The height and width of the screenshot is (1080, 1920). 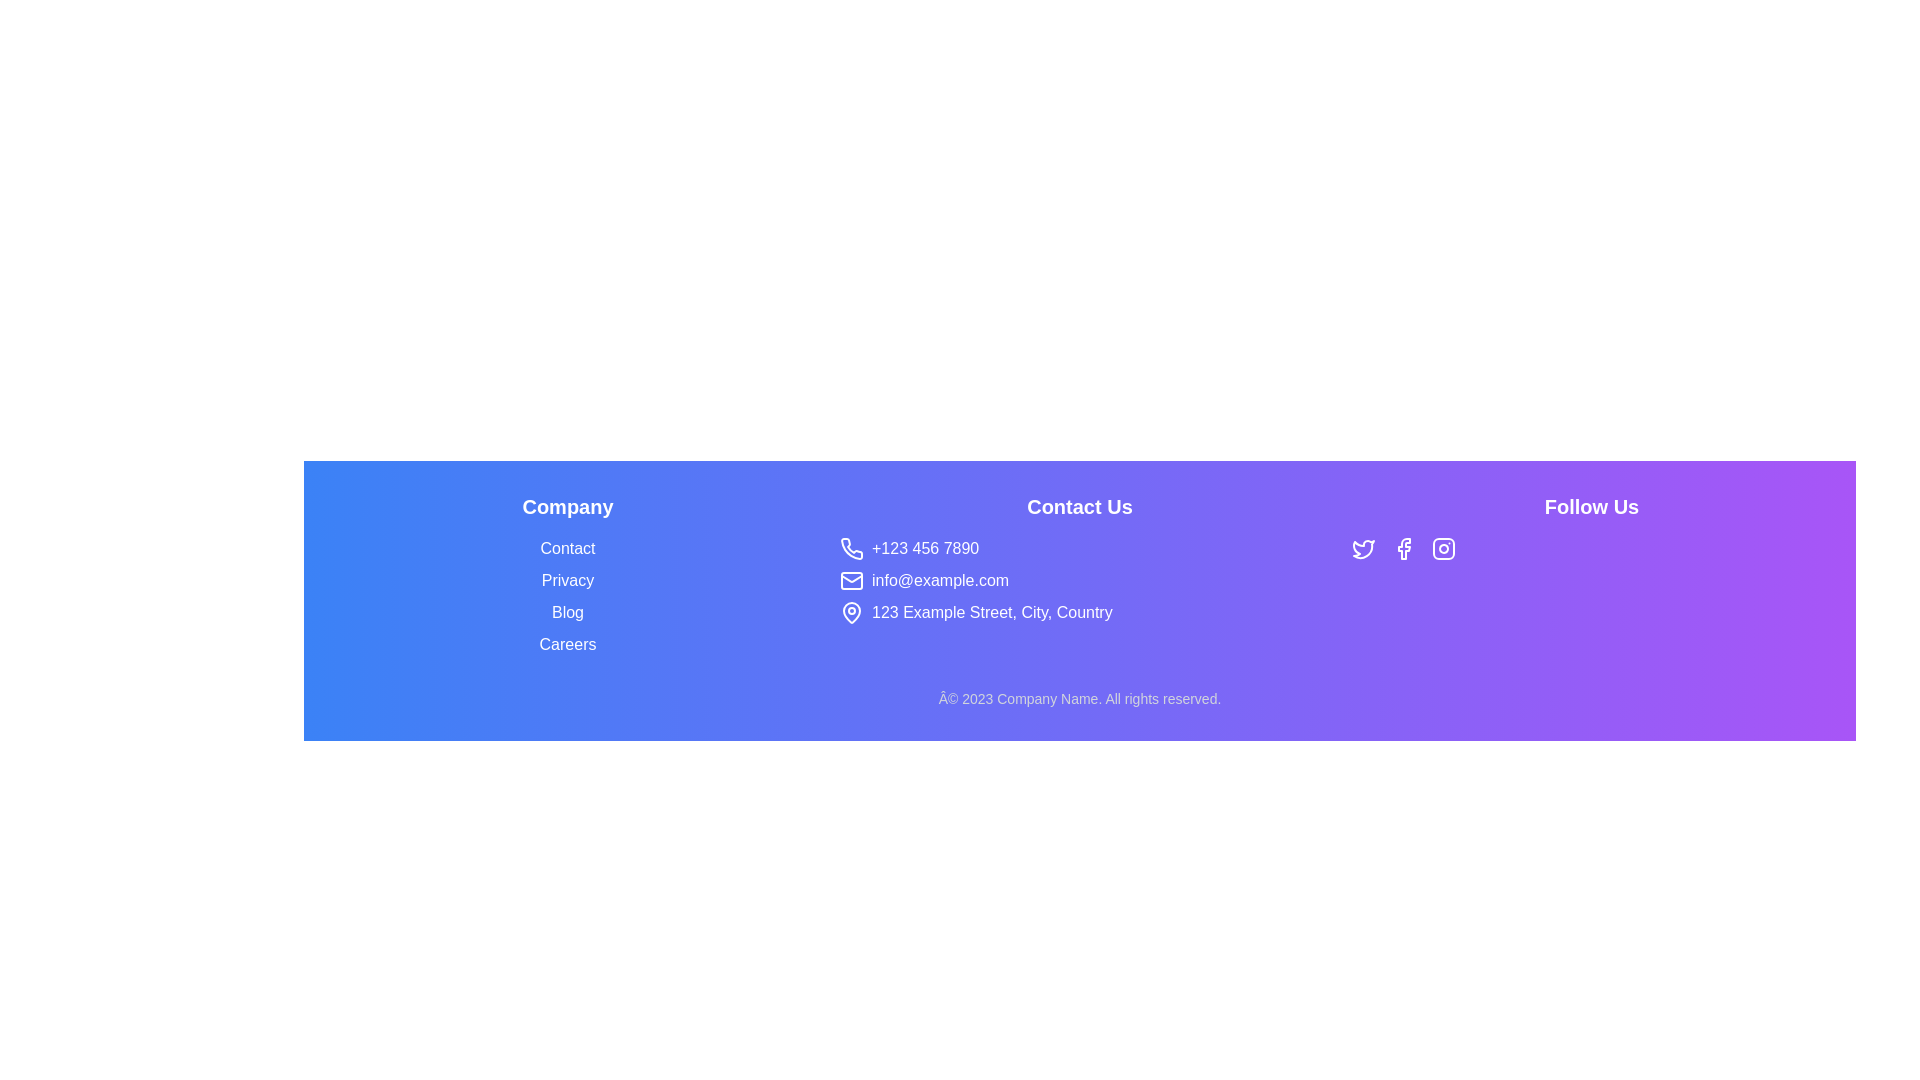 What do you see at coordinates (1079, 505) in the screenshot?
I see `the bold, extra-large 'Contact Us' text label, which is centrally located on a gradient background transitioning from blue to purple, positioned at the top of the contact information section` at bounding box center [1079, 505].